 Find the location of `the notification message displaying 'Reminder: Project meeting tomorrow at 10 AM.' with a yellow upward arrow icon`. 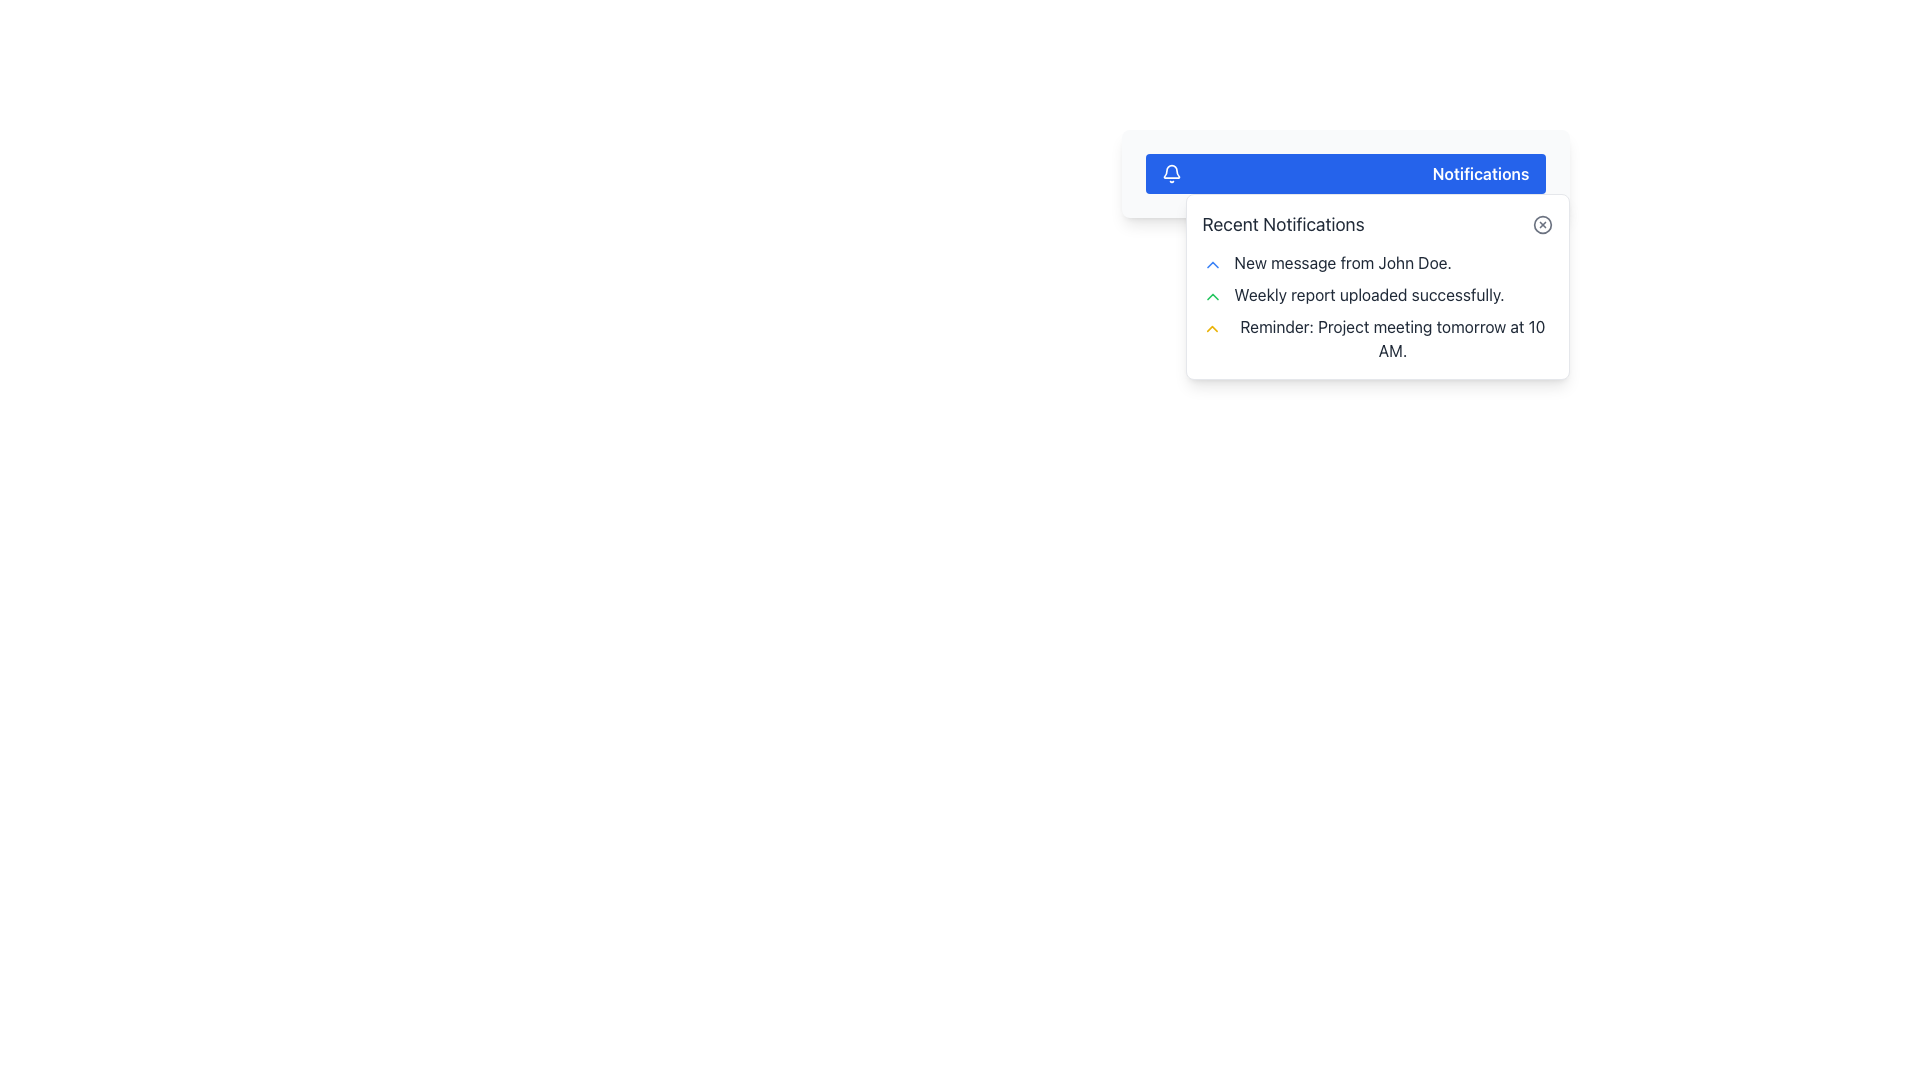

the notification message displaying 'Reminder: Project meeting tomorrow at 10 AM.' with a yellow upward arrow icon is located at coordinates (1376, 338).